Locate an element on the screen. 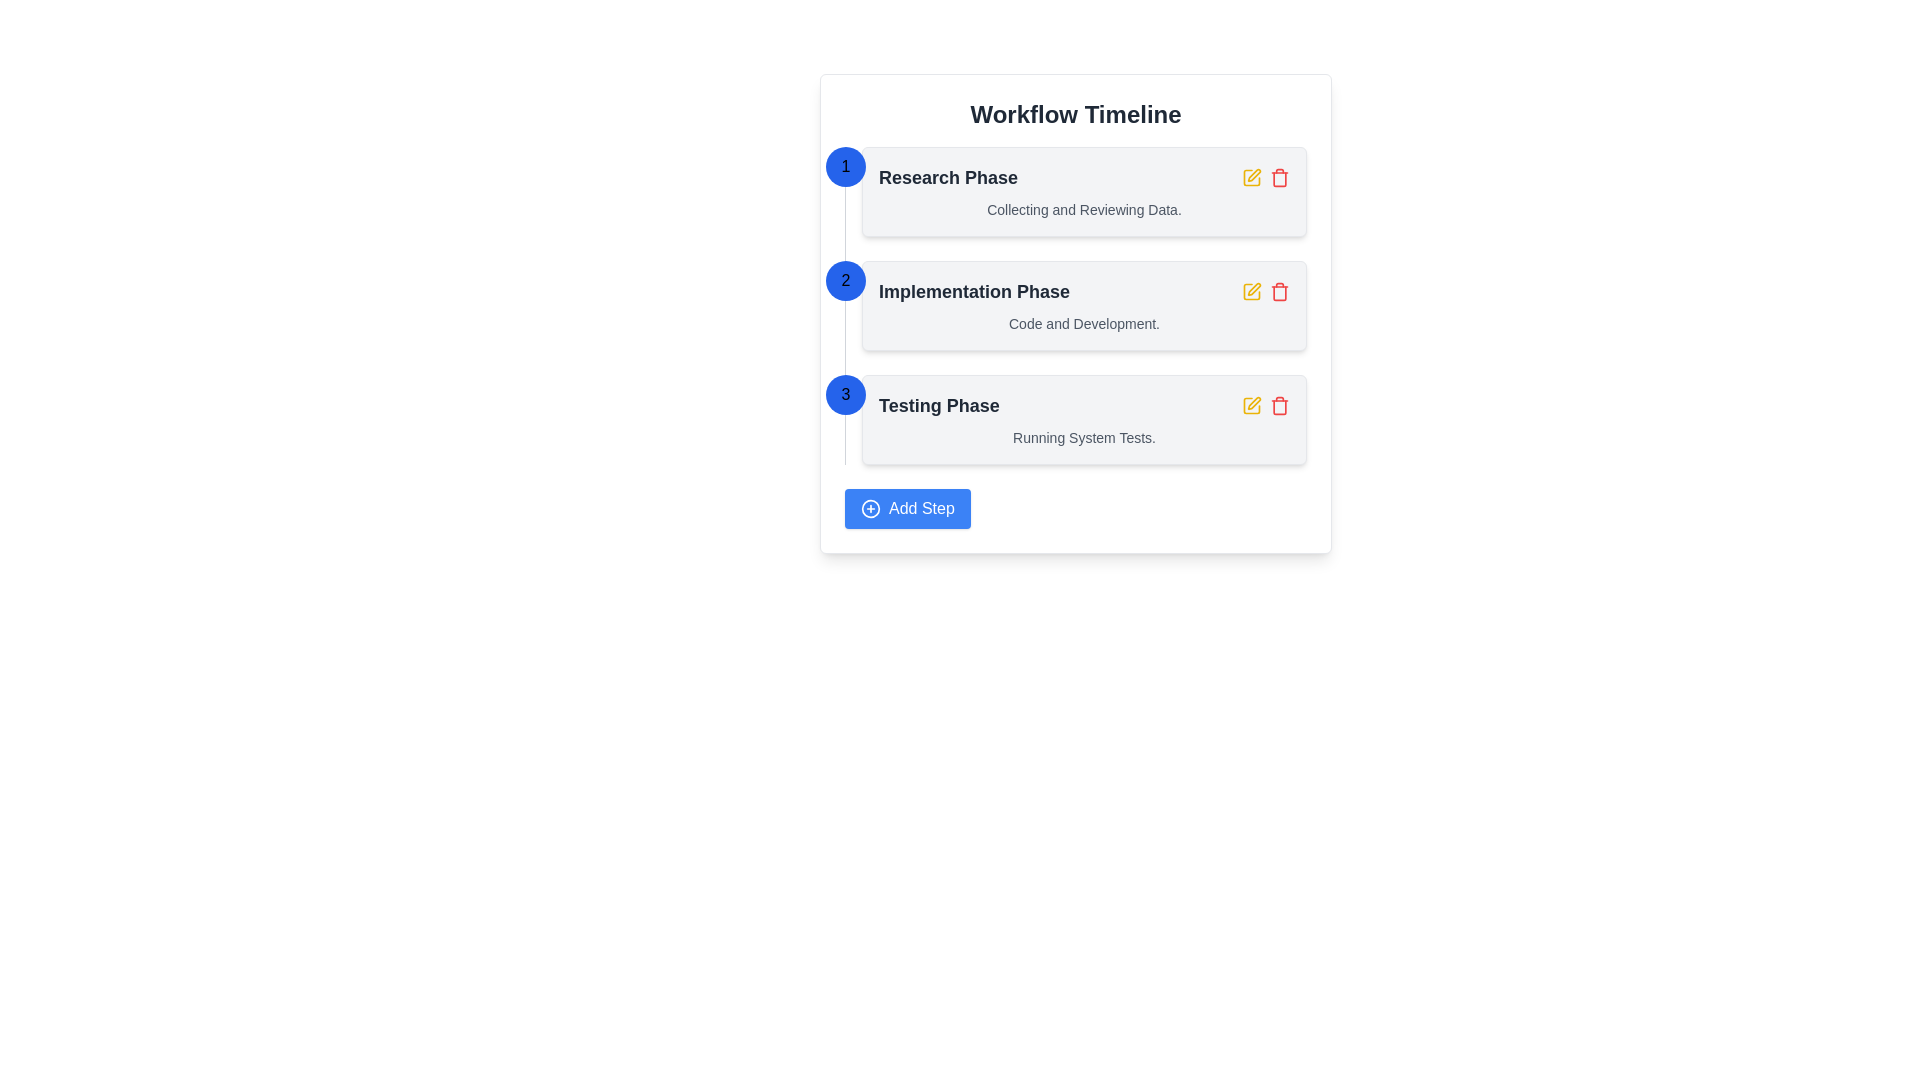  the edit icon in the 'Testing Phase' section using keyboard navigation is located at coordinates (1253, 403).